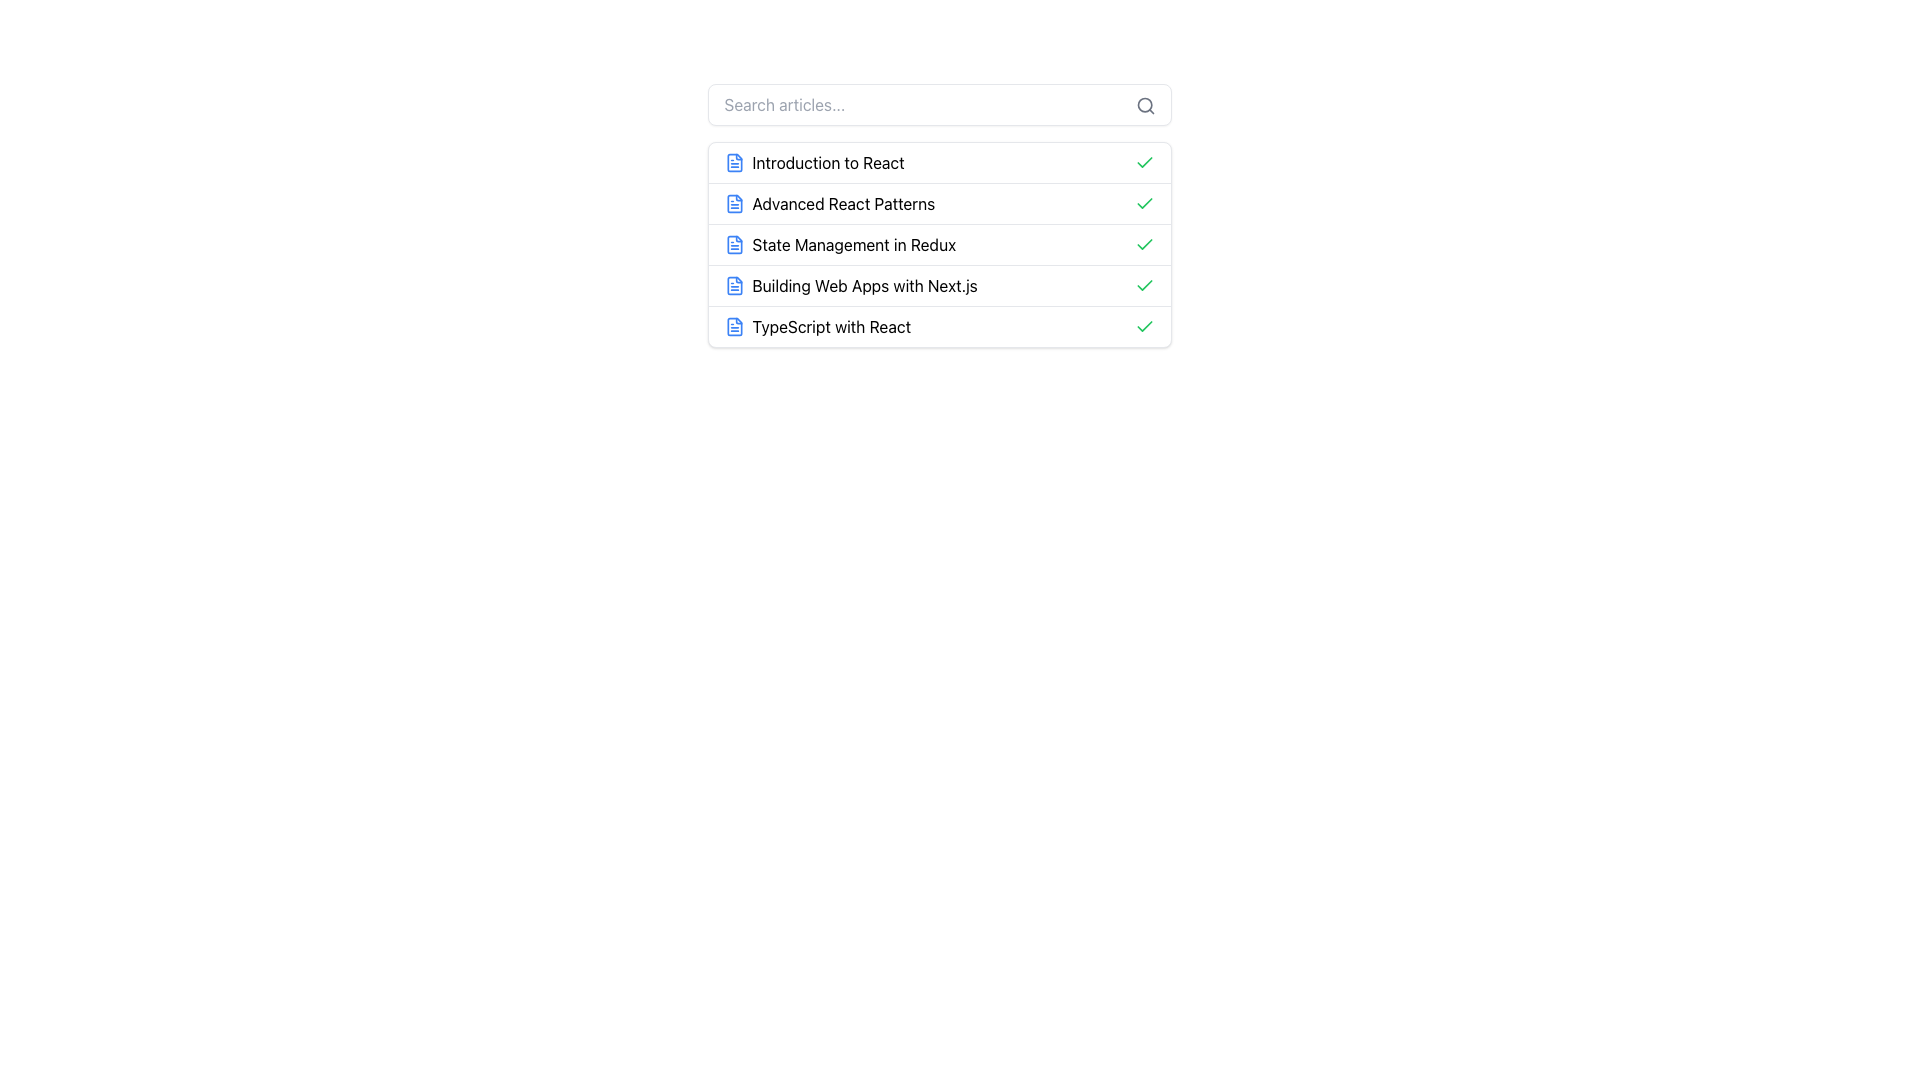  I want to click on the fourth list item in the vertically stacked list, located between 'State Management in Redux' and 'TypeScript with React', so click(851, 285).